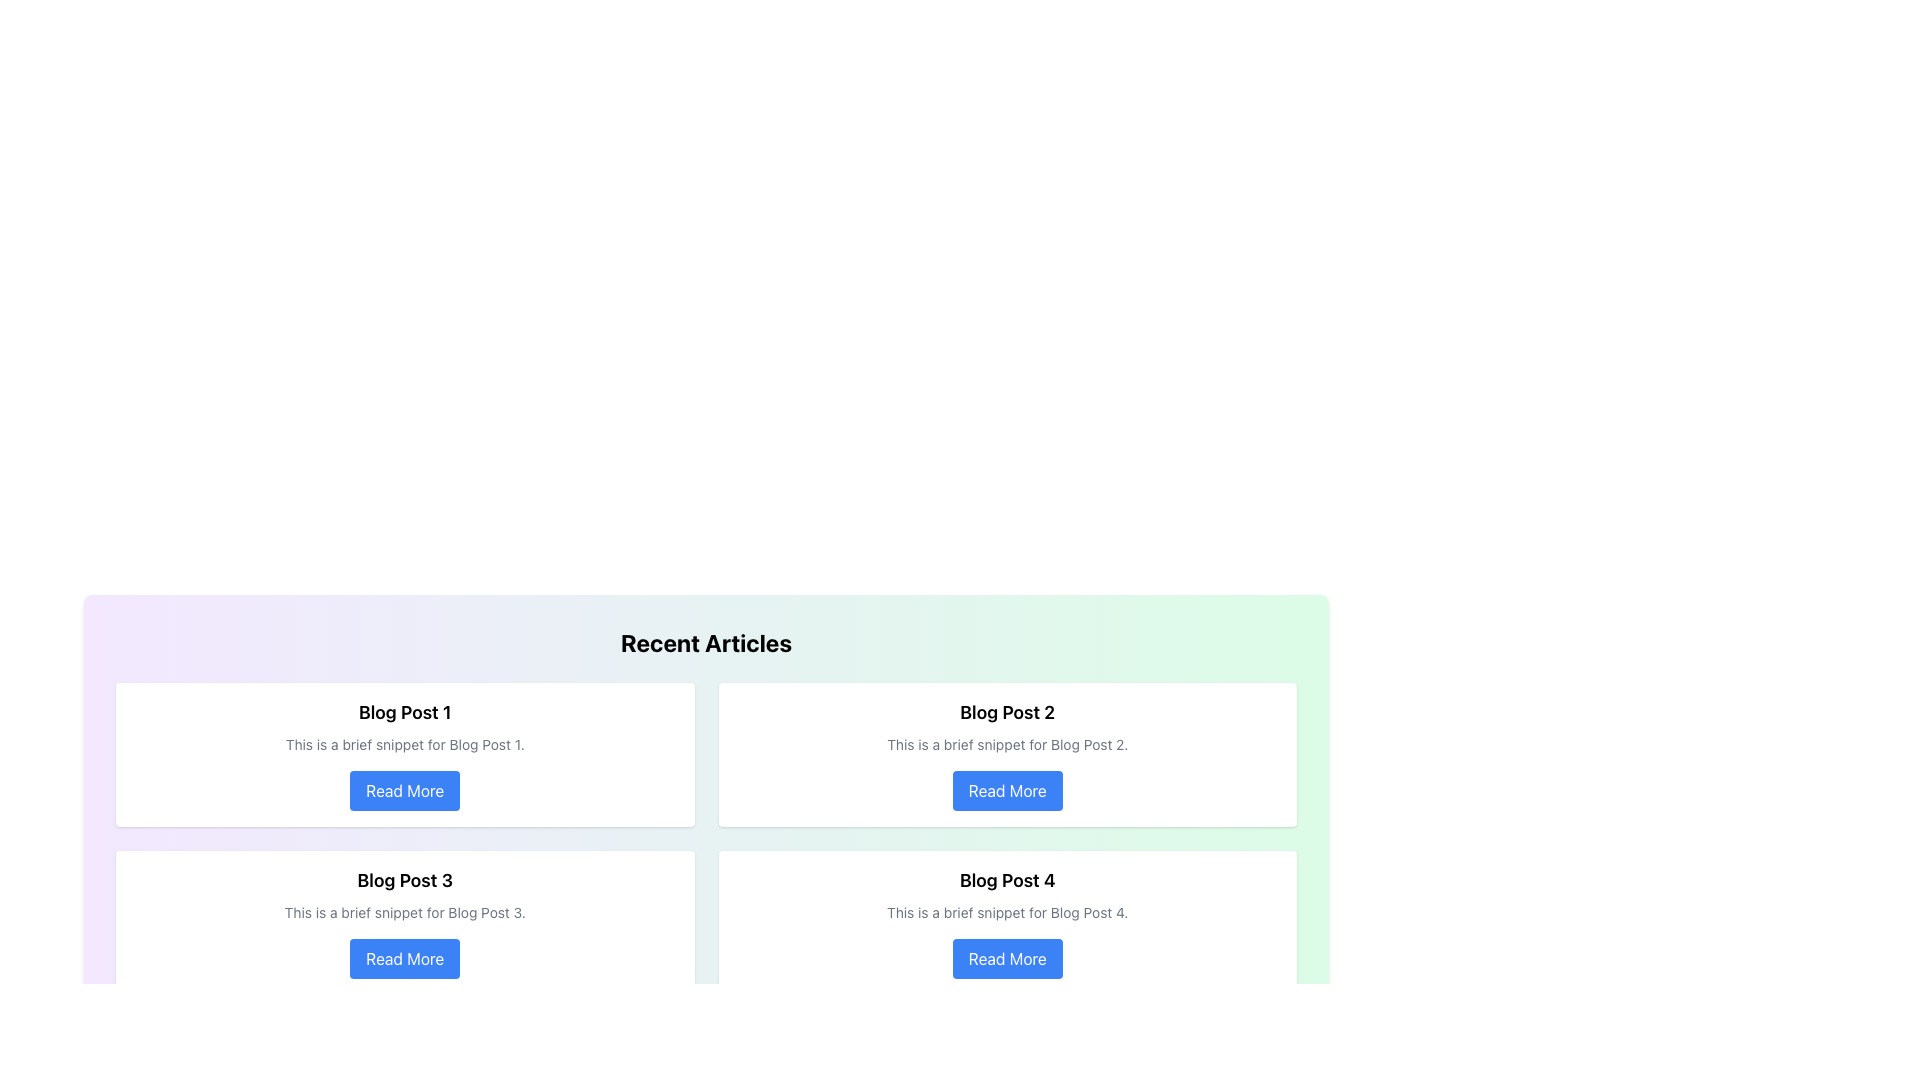 Image resolution: width=1920 pixels, height=1080 pixels. Describe the element at coordinates (1007, 712) in the screenshot. I see `the text element 'Blog Post 2', which is styled in bold and larger font size at the top-center of a card with a white background and rounded corners` at that location.